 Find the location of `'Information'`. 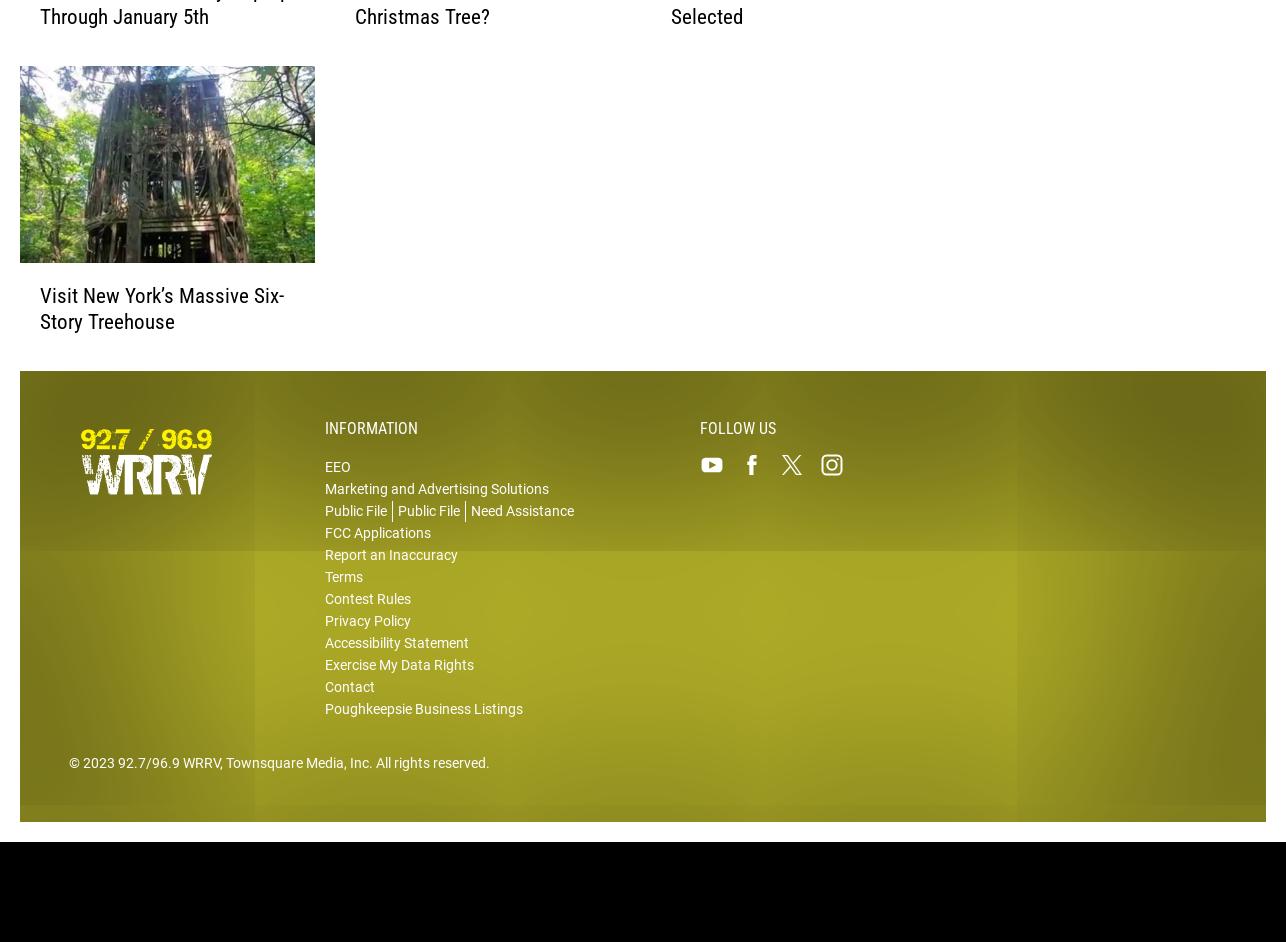

'Information' is located at coordinates (323, 438).